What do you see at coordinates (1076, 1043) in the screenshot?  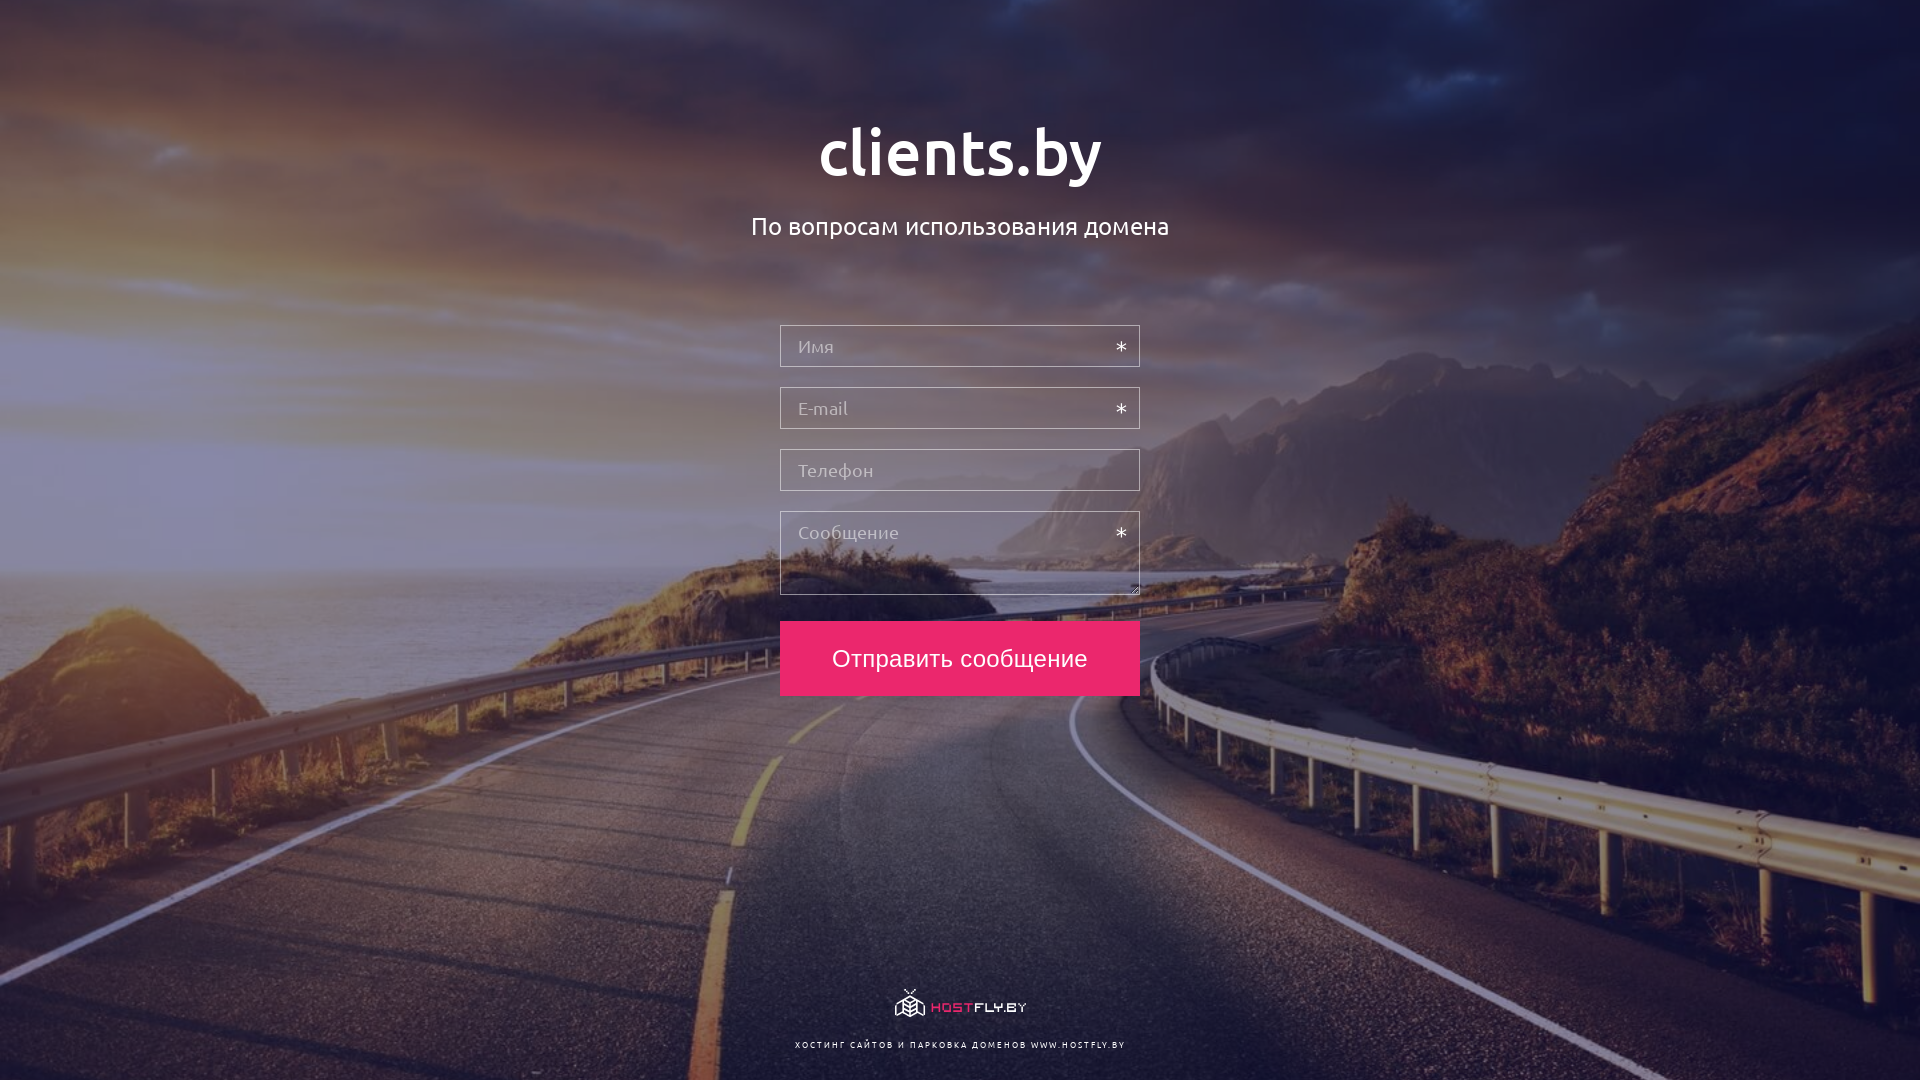 I see `'WWW.HOSTFLY.BY'` at bounding box center [1076, 1043].